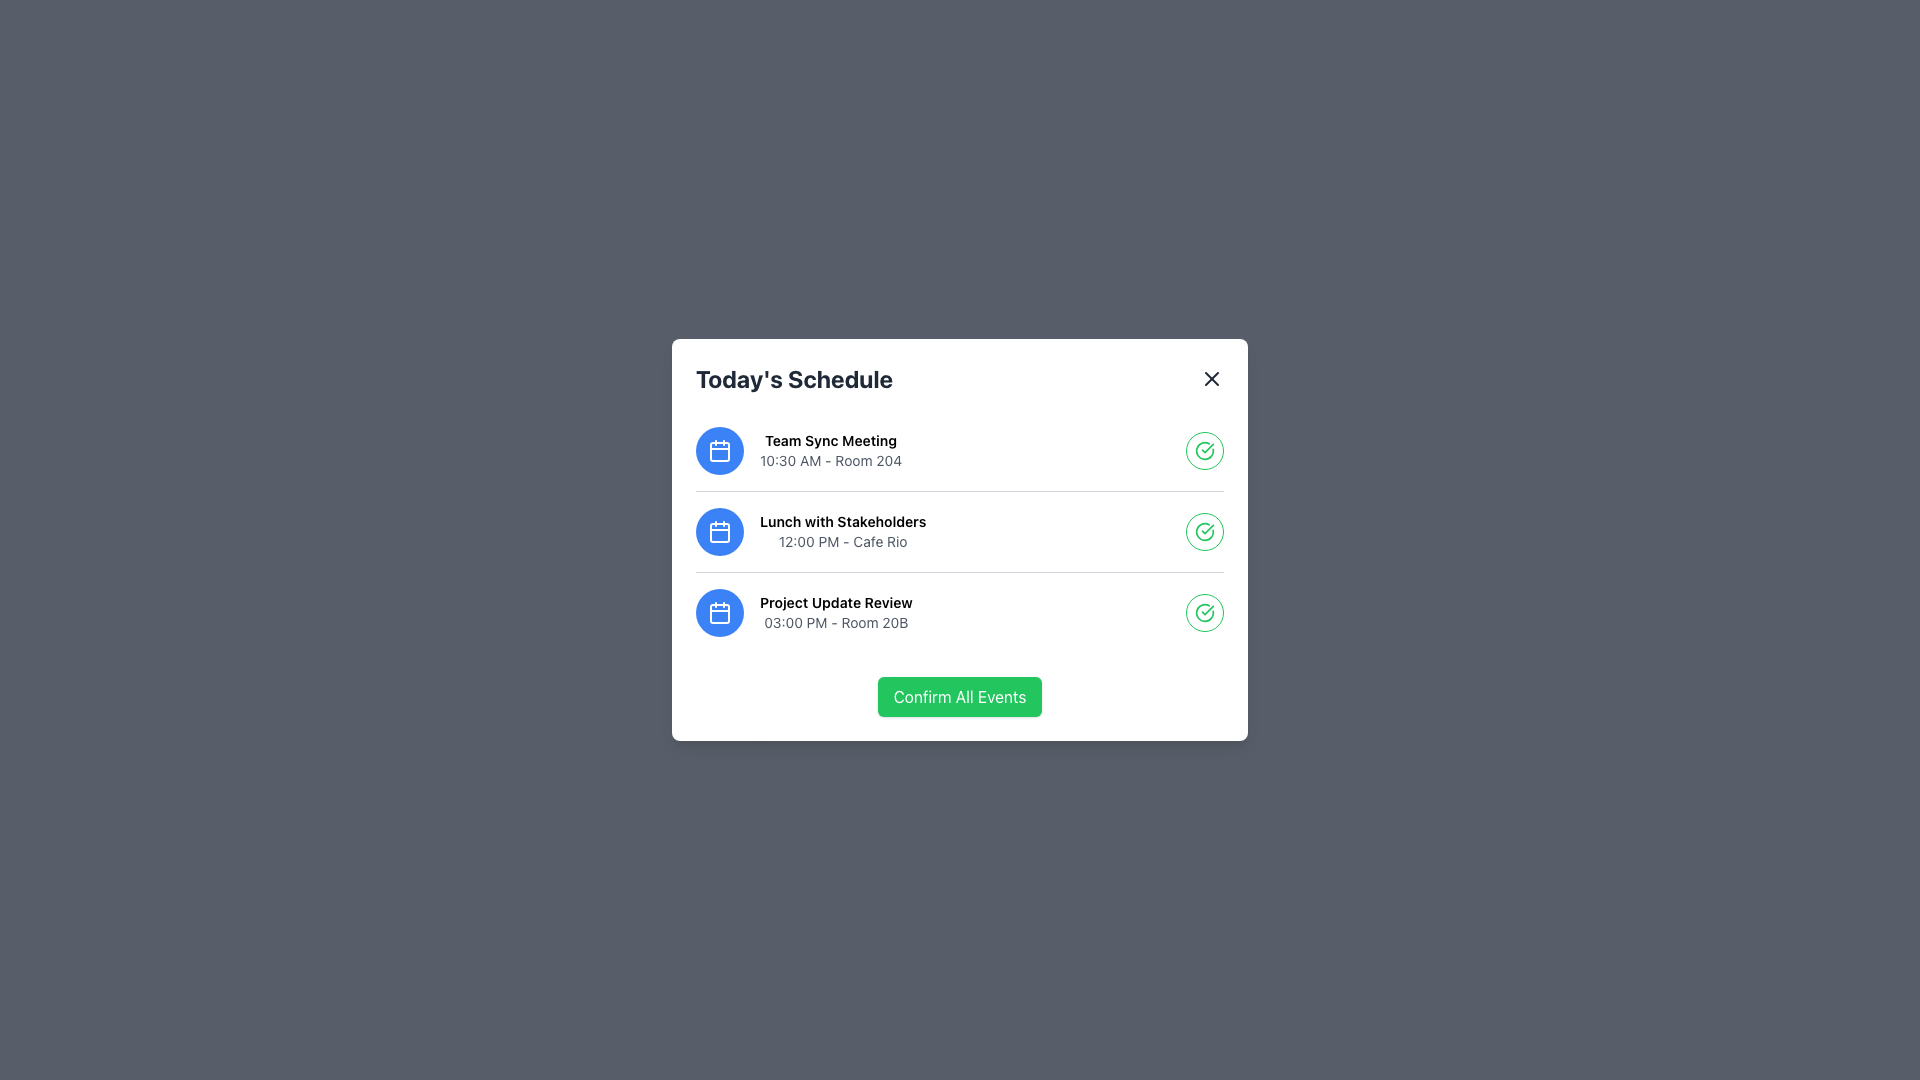 The height and width of the screenshot is (1080, 1920). What do you see at coordinates (836, 601) in the screenshot?
I see `the static text label that serves as the title for the third scheduled event in the list, positioned between 'Lunch with Stakeholders' and the 'Confirm All Events' button` at bounding box center [836, 601].